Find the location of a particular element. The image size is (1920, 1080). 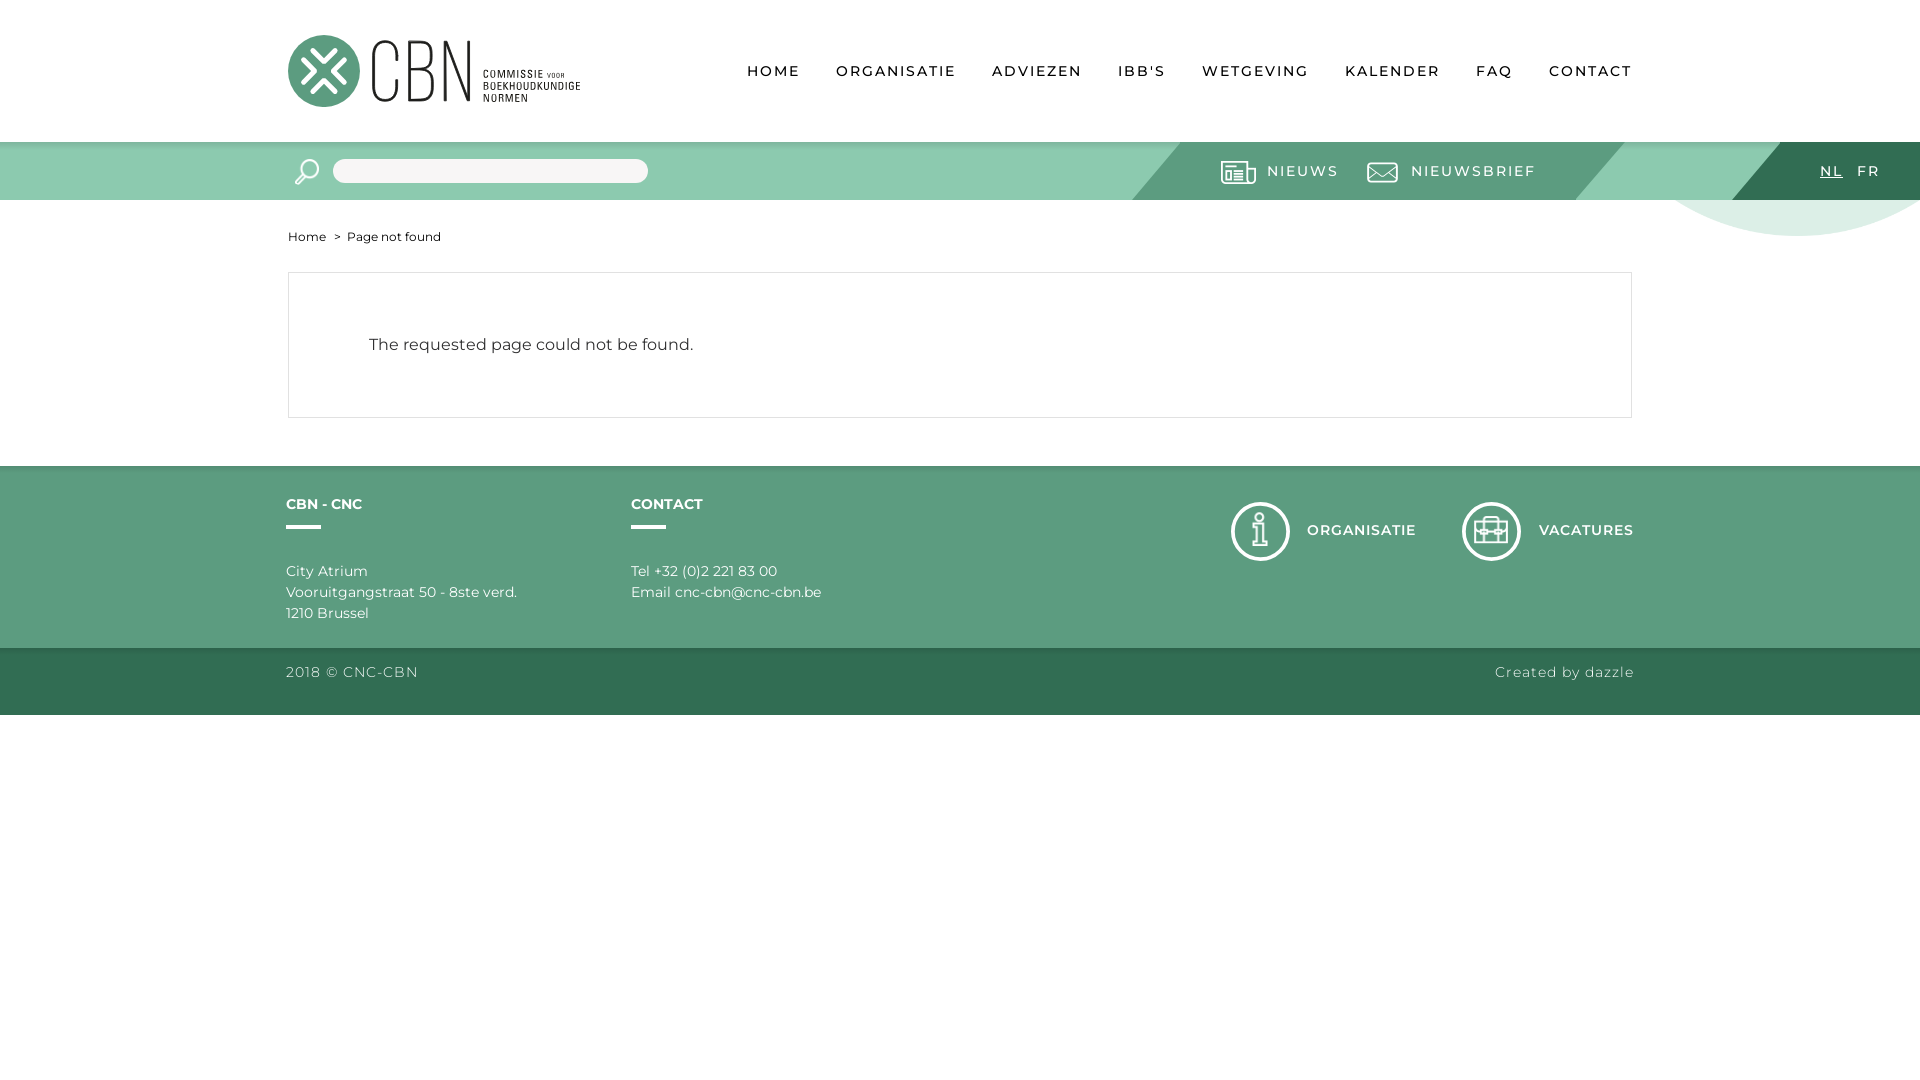

'WETGEVING' is located at coordinates (1200, 72).